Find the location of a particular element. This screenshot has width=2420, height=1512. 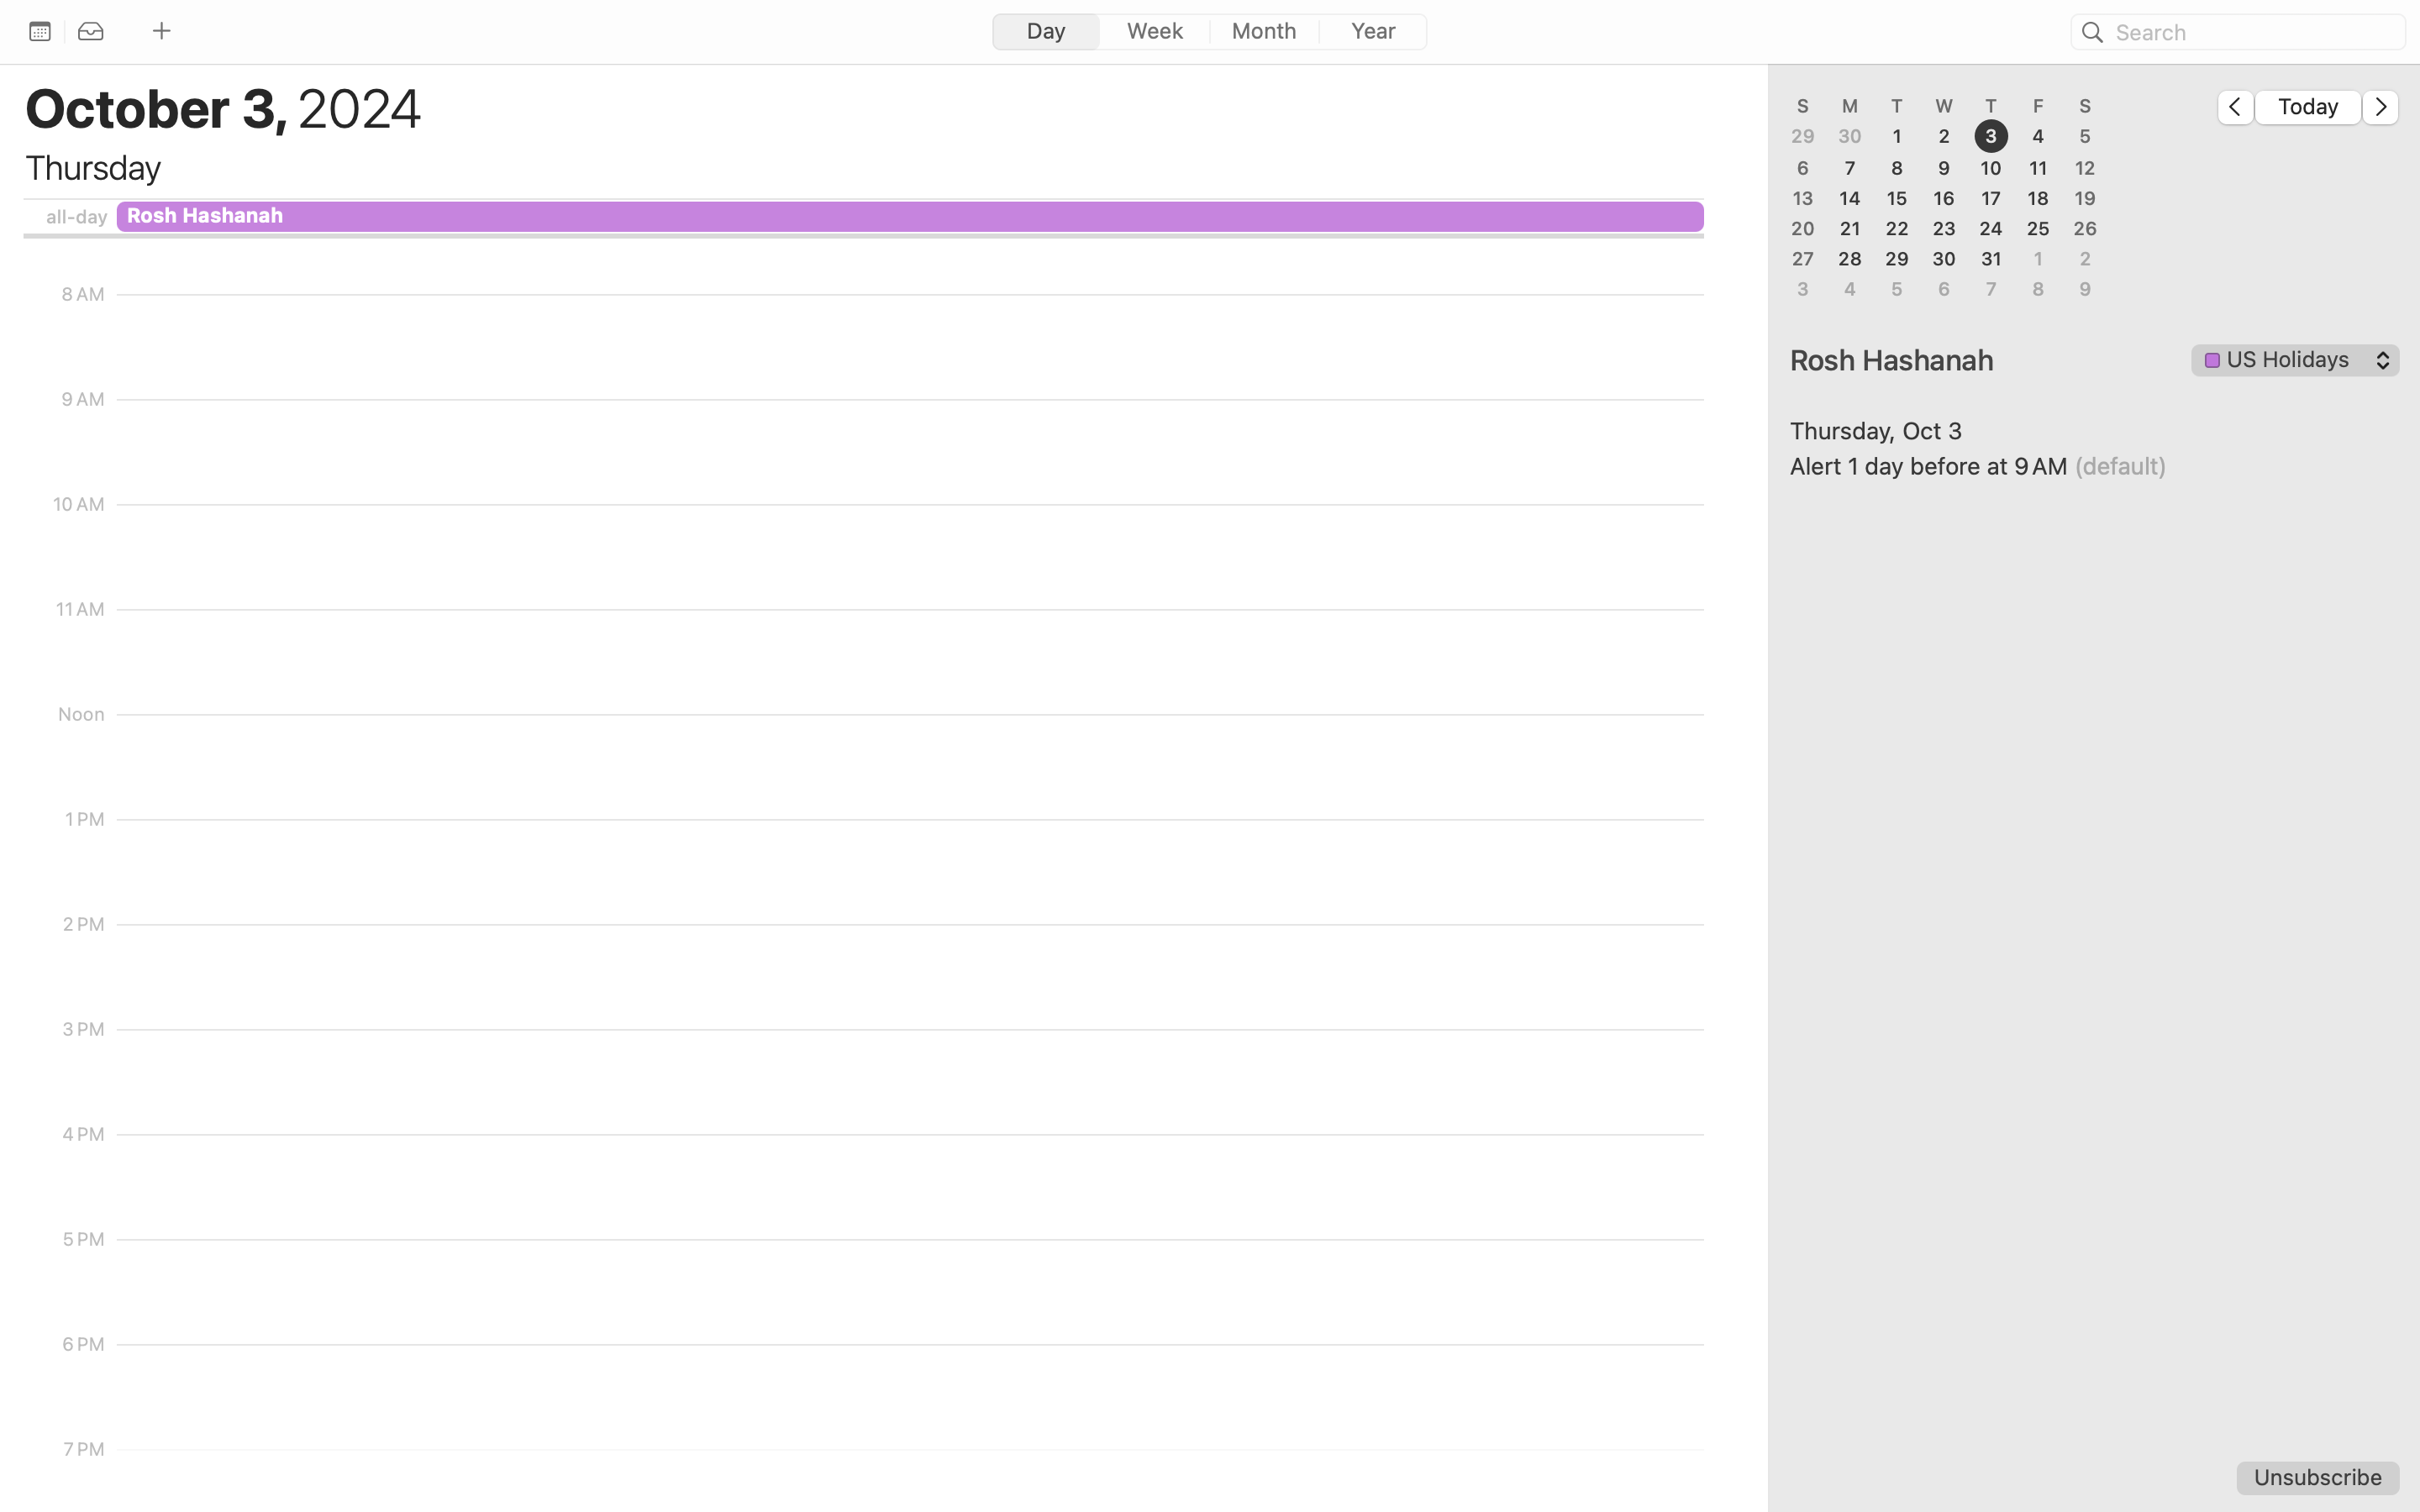

'12' is located at coordinates (2084, 166).